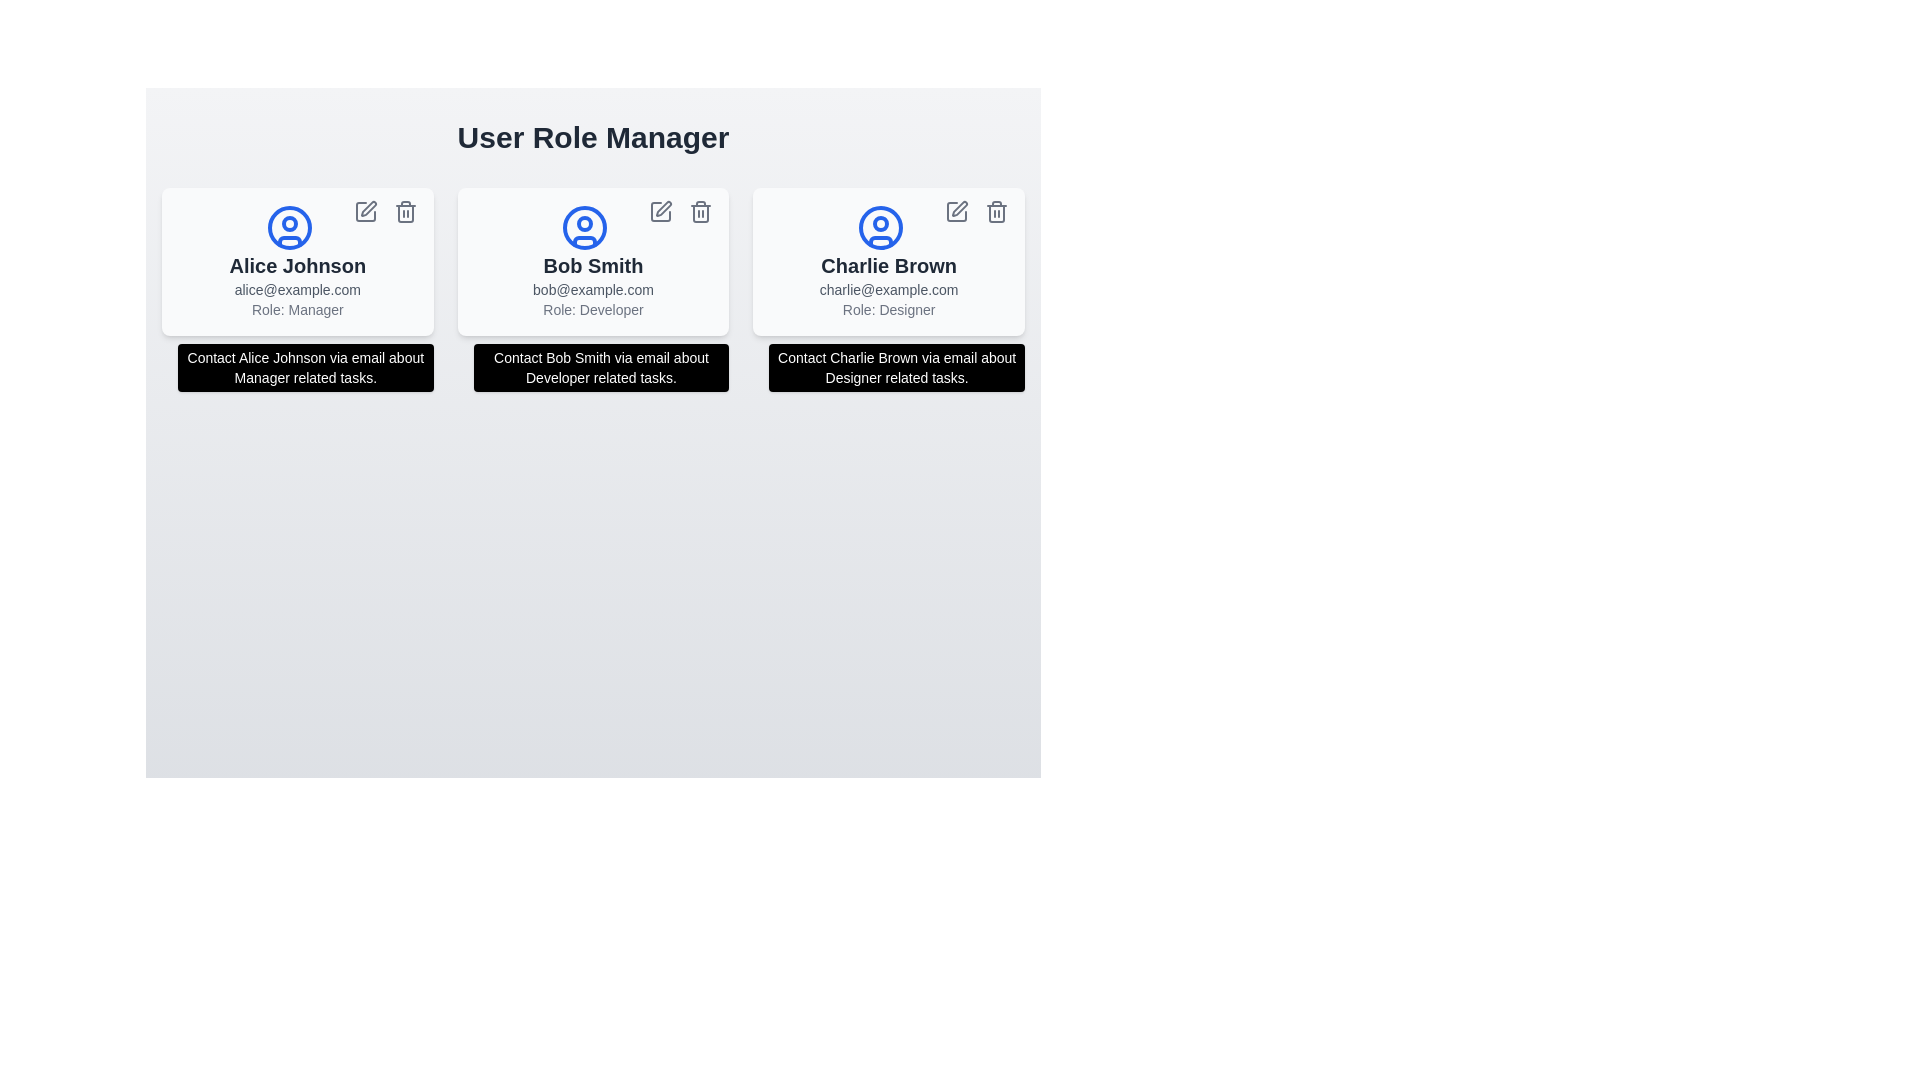 This screenshot has width=1920, height=1080. What do you see at coordinates (404, 212) in the screenshot?
I see `the trash icon in the top-right corner of the 'Alice Johnson' card` at bounding box center [404, 212].